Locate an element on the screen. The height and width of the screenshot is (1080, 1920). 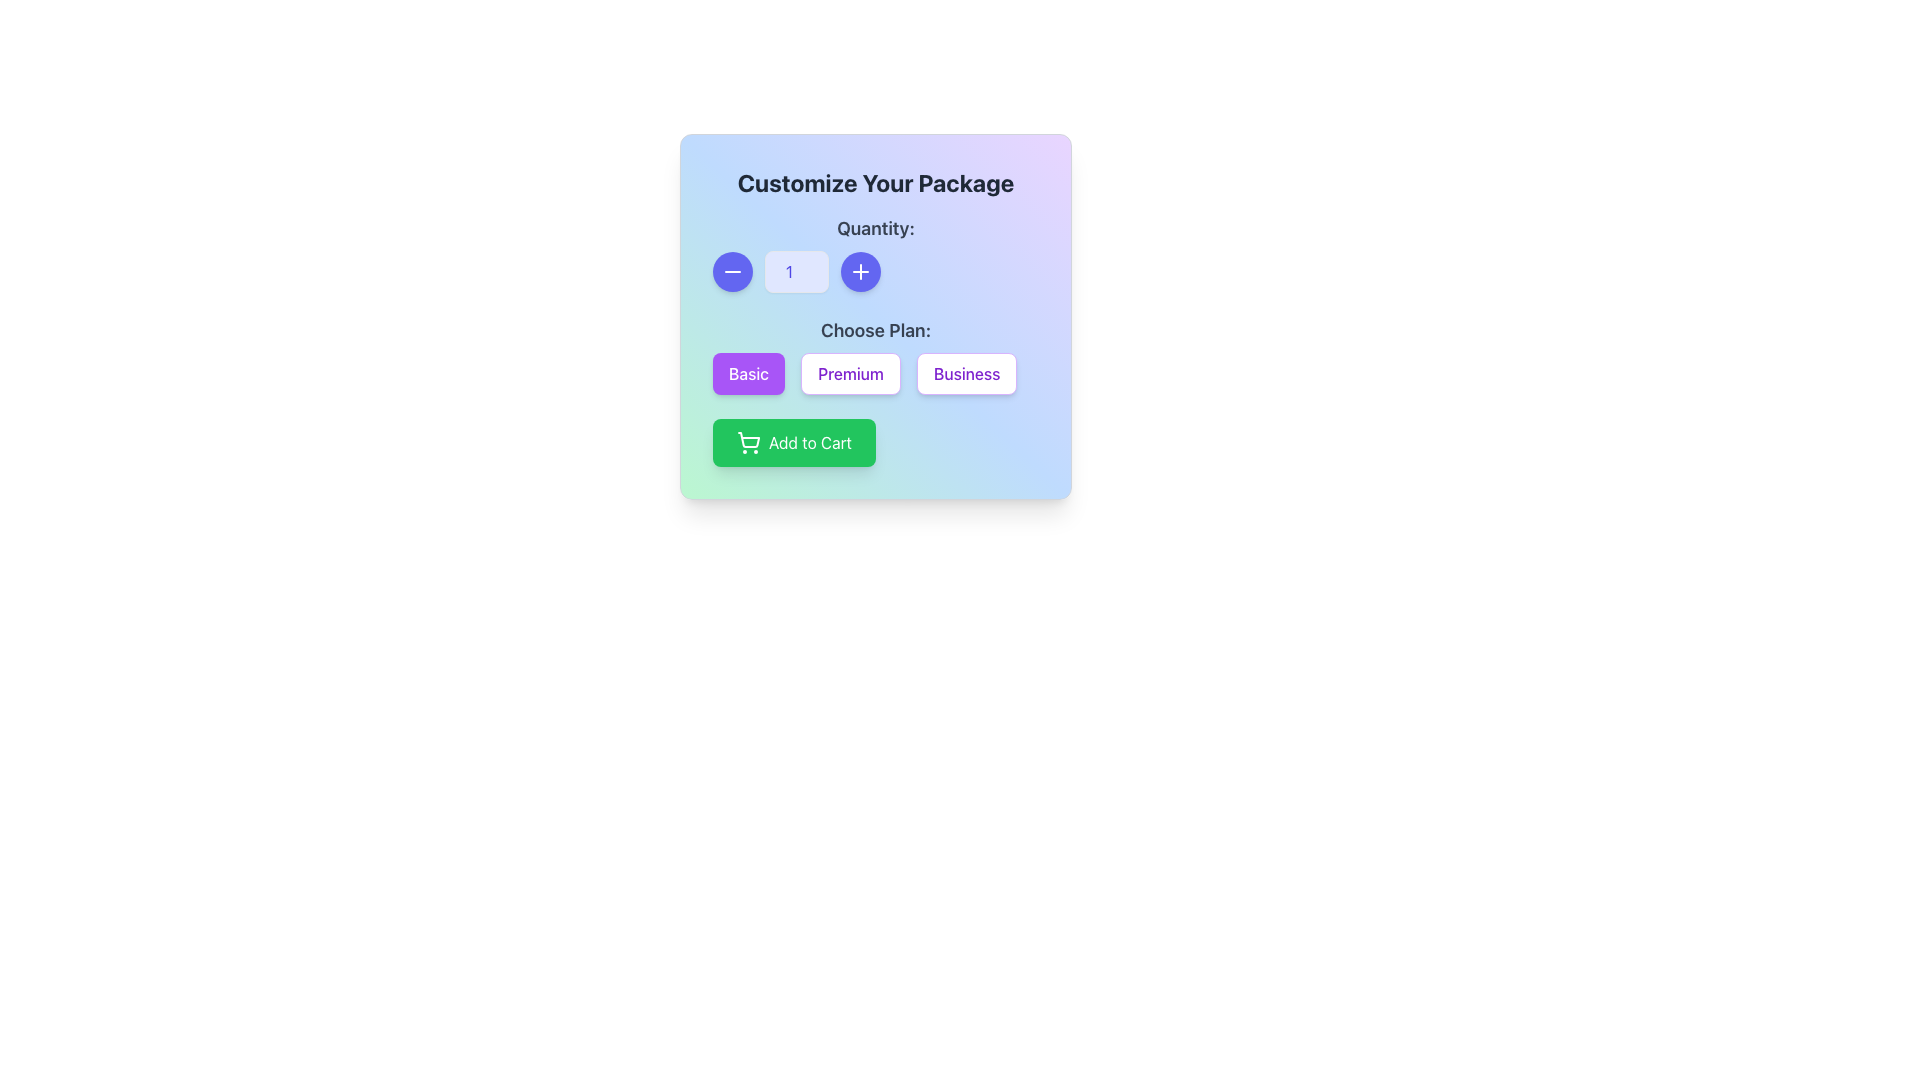
the text label that says 'Choose Plan:', which is styled with a large bold gray font and positioned above the button options is located at coordinates (875, 330).